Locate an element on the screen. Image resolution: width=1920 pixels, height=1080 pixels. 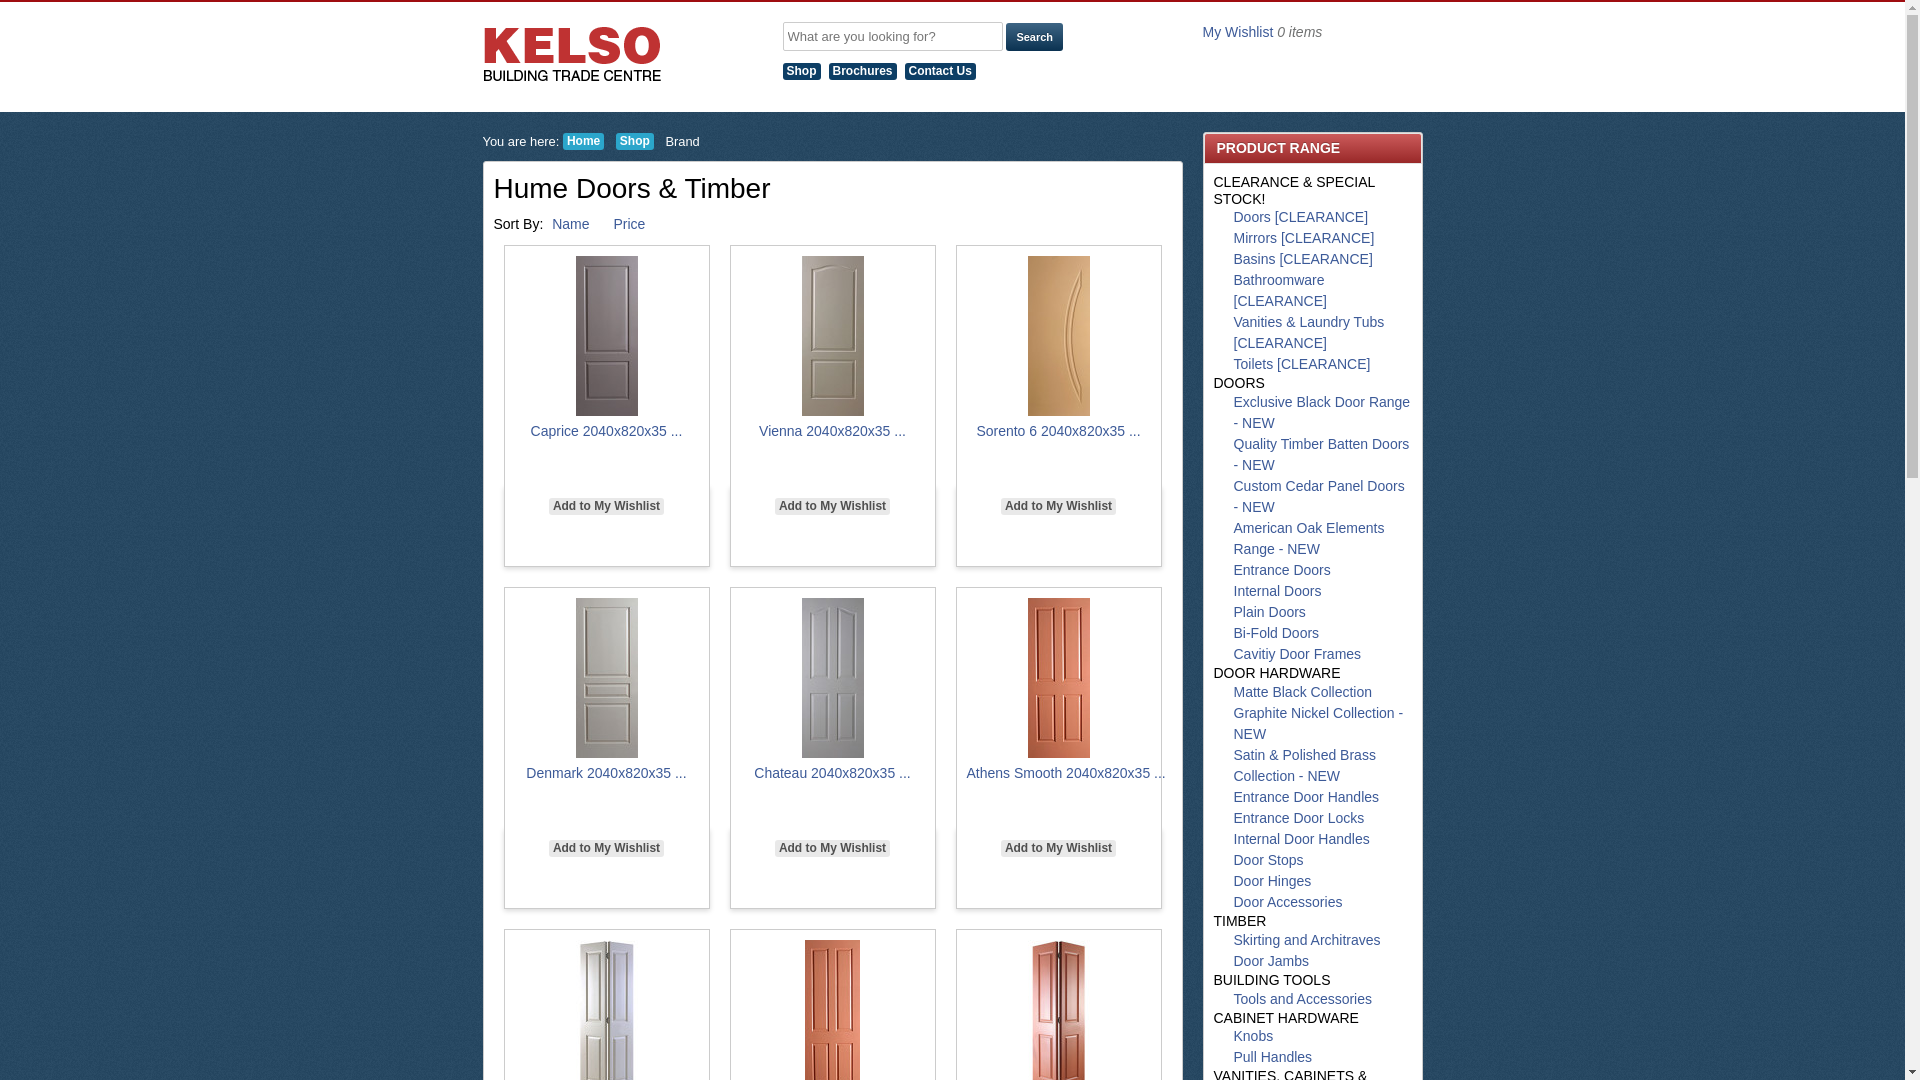
'Quality Timber Batten Doors - NEW' is located at coordinates (1232, 454).